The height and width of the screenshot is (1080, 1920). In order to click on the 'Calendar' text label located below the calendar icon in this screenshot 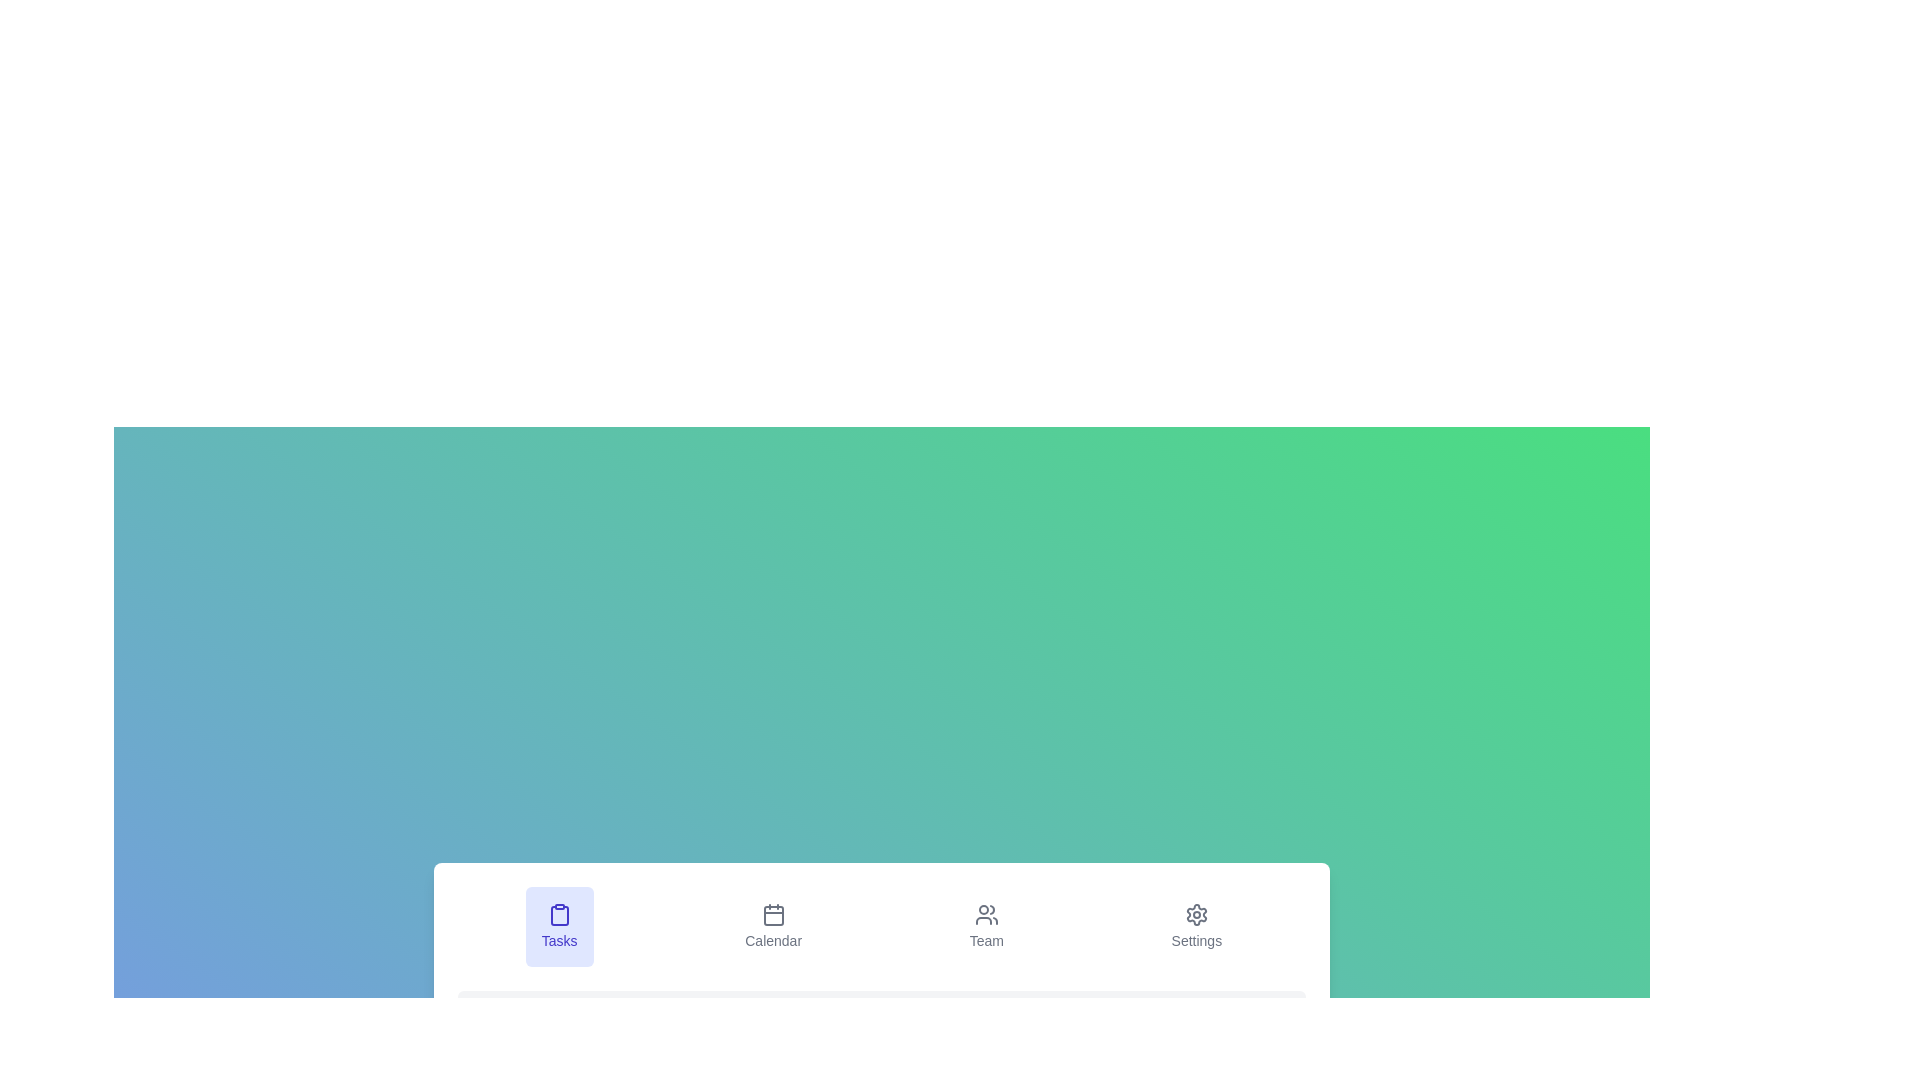, I will do `click(772, 941)`.